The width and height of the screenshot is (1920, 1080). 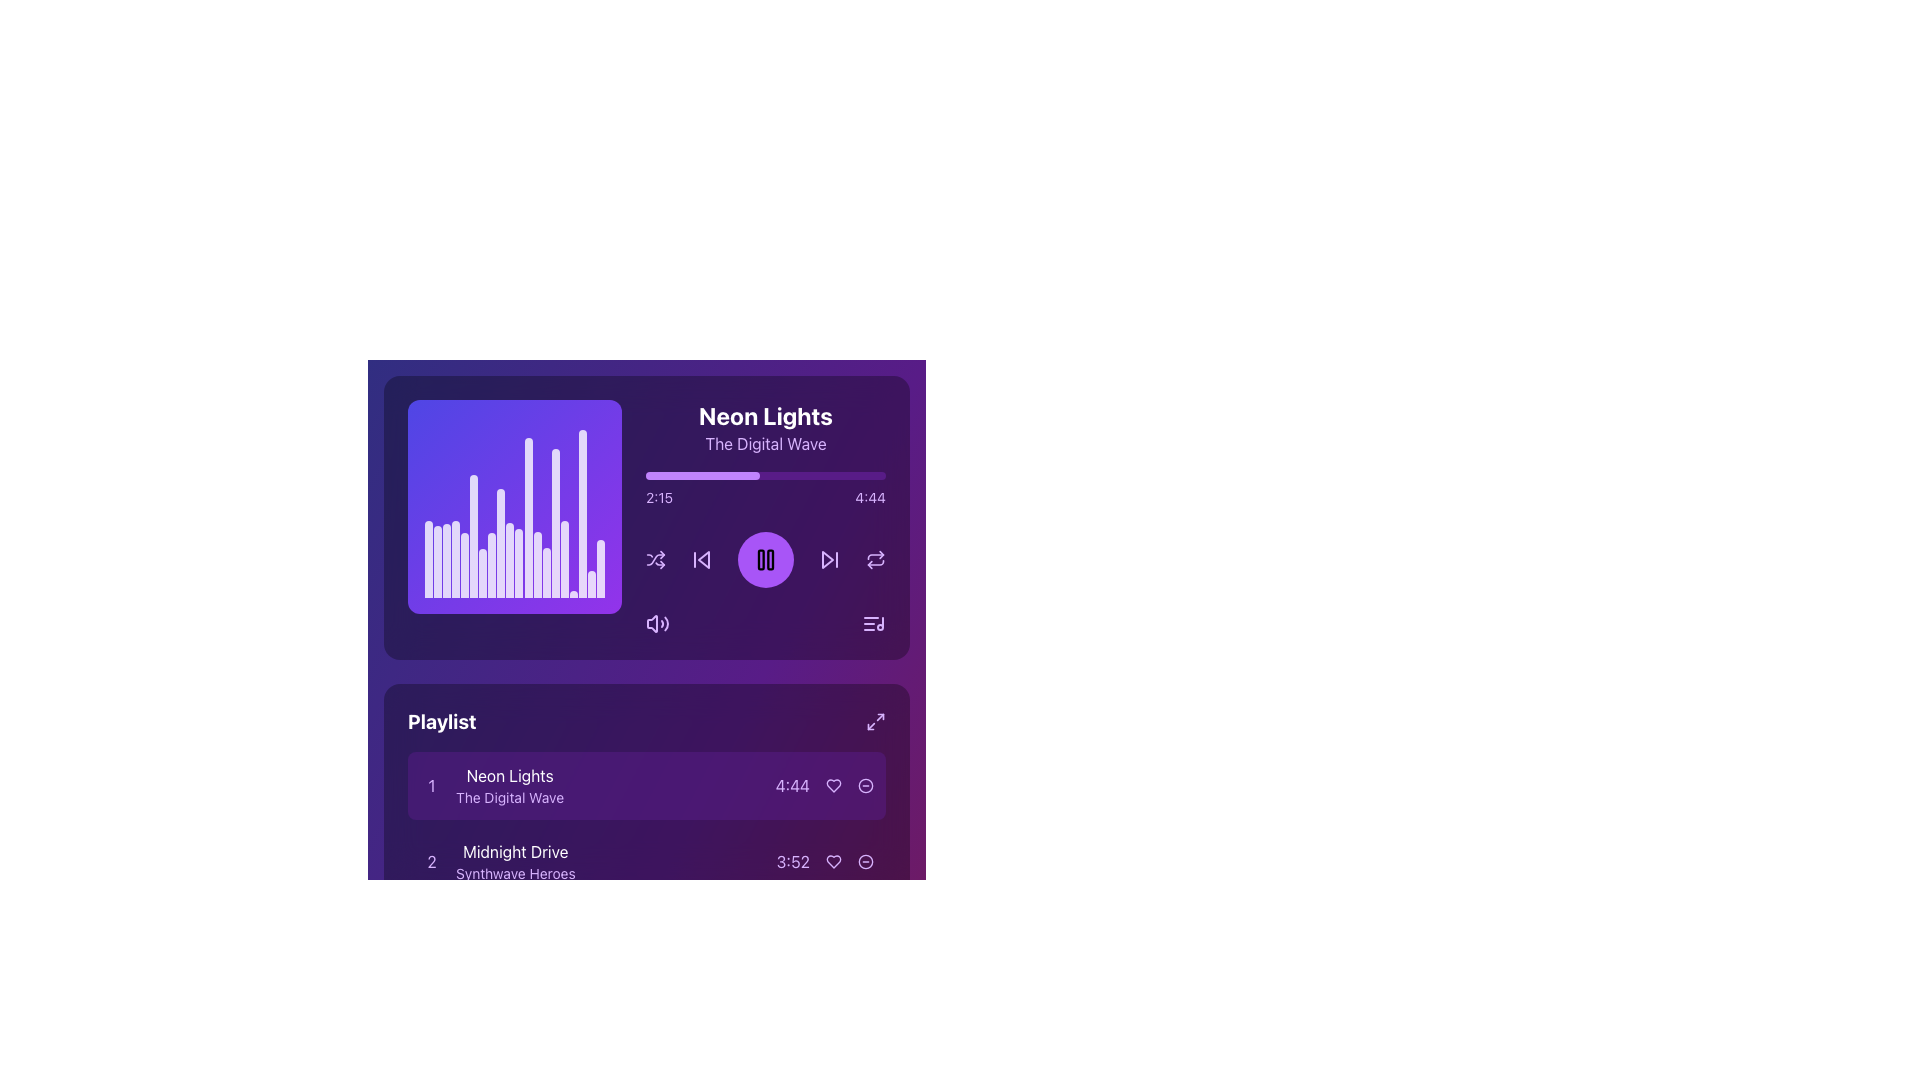 I want to click on the text label displaying the duration of the track 'Midnight Drive' in the playlist, located in the second row next to the heart icon, so click(x=825, y=860).